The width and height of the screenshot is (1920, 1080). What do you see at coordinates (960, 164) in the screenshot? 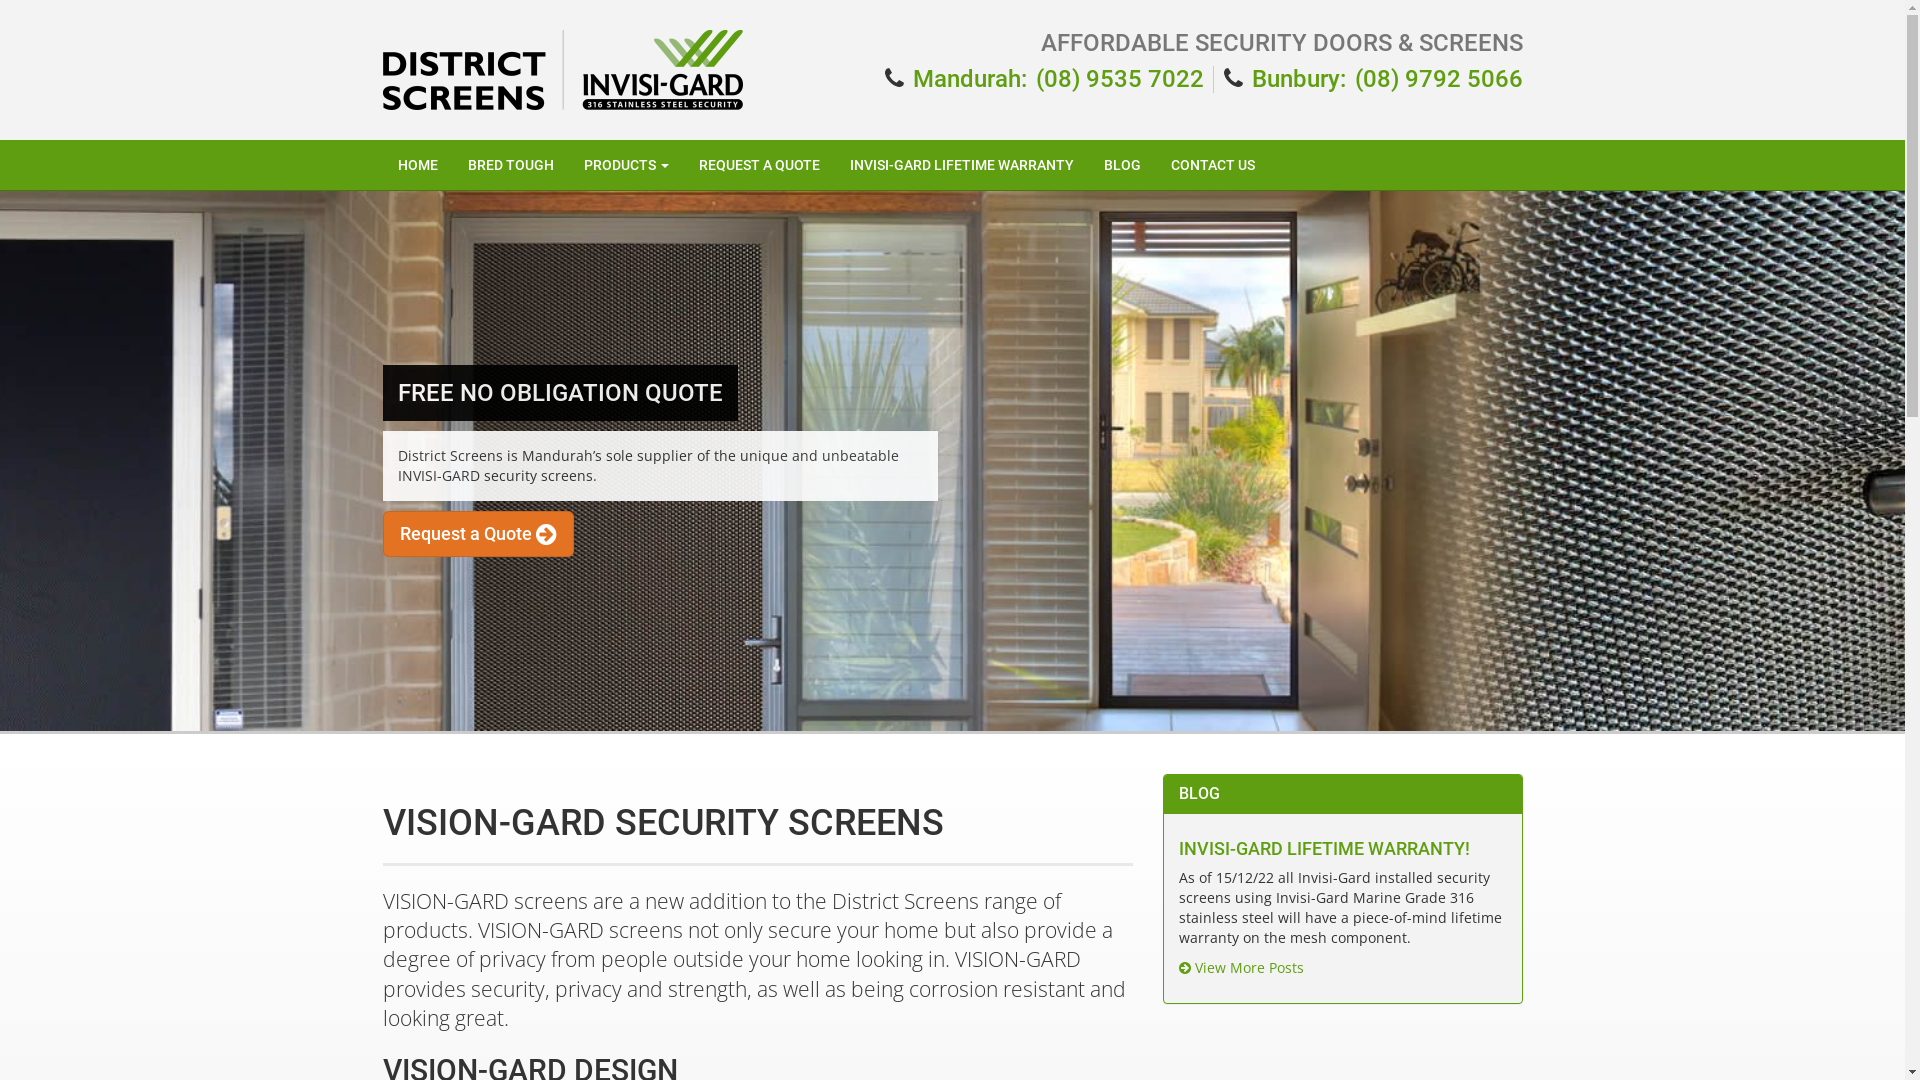
I see `'INVISI-GARD LIFETIME WARRANTY'` at bounding box center [960, 164].